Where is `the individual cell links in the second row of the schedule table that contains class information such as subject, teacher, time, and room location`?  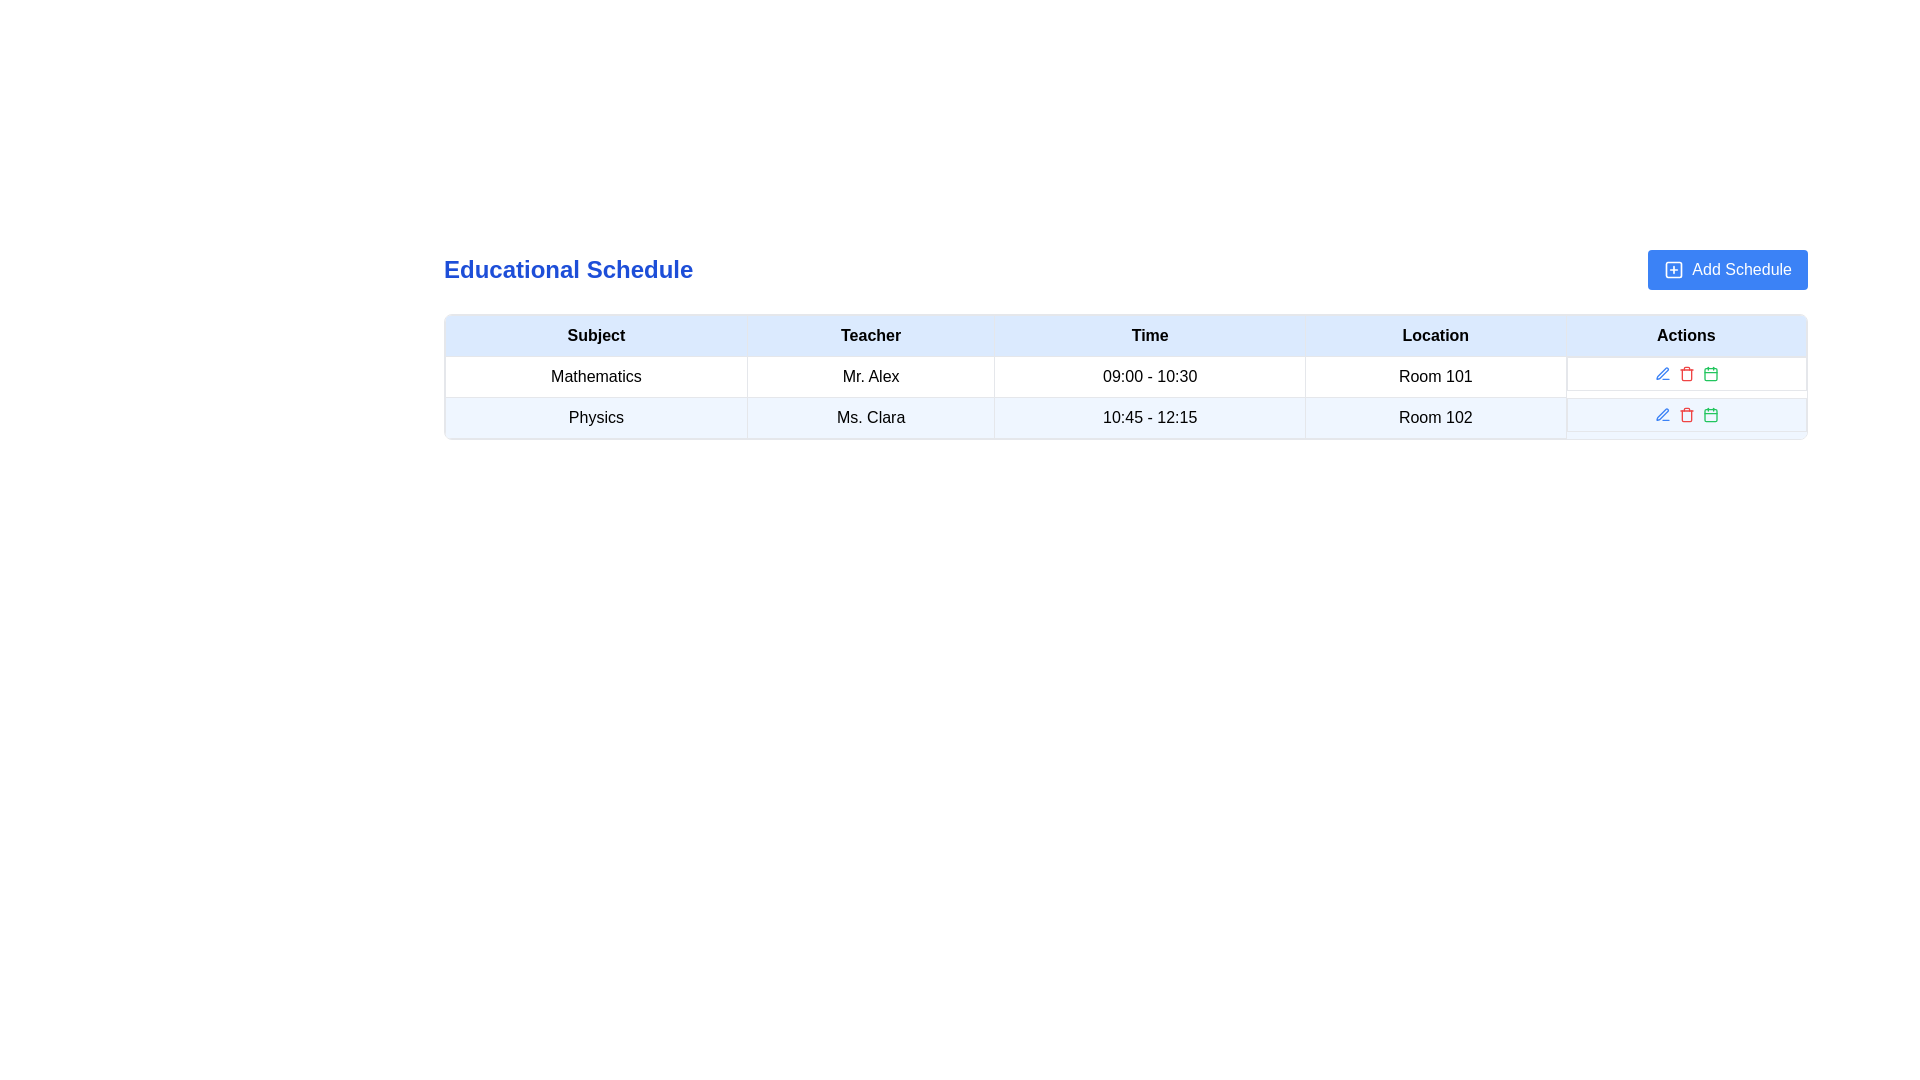 the individual cell links in the second row of the schedule table that contains class information such as subject, teacher, time, and room location is located at coordinates (1126, 416).